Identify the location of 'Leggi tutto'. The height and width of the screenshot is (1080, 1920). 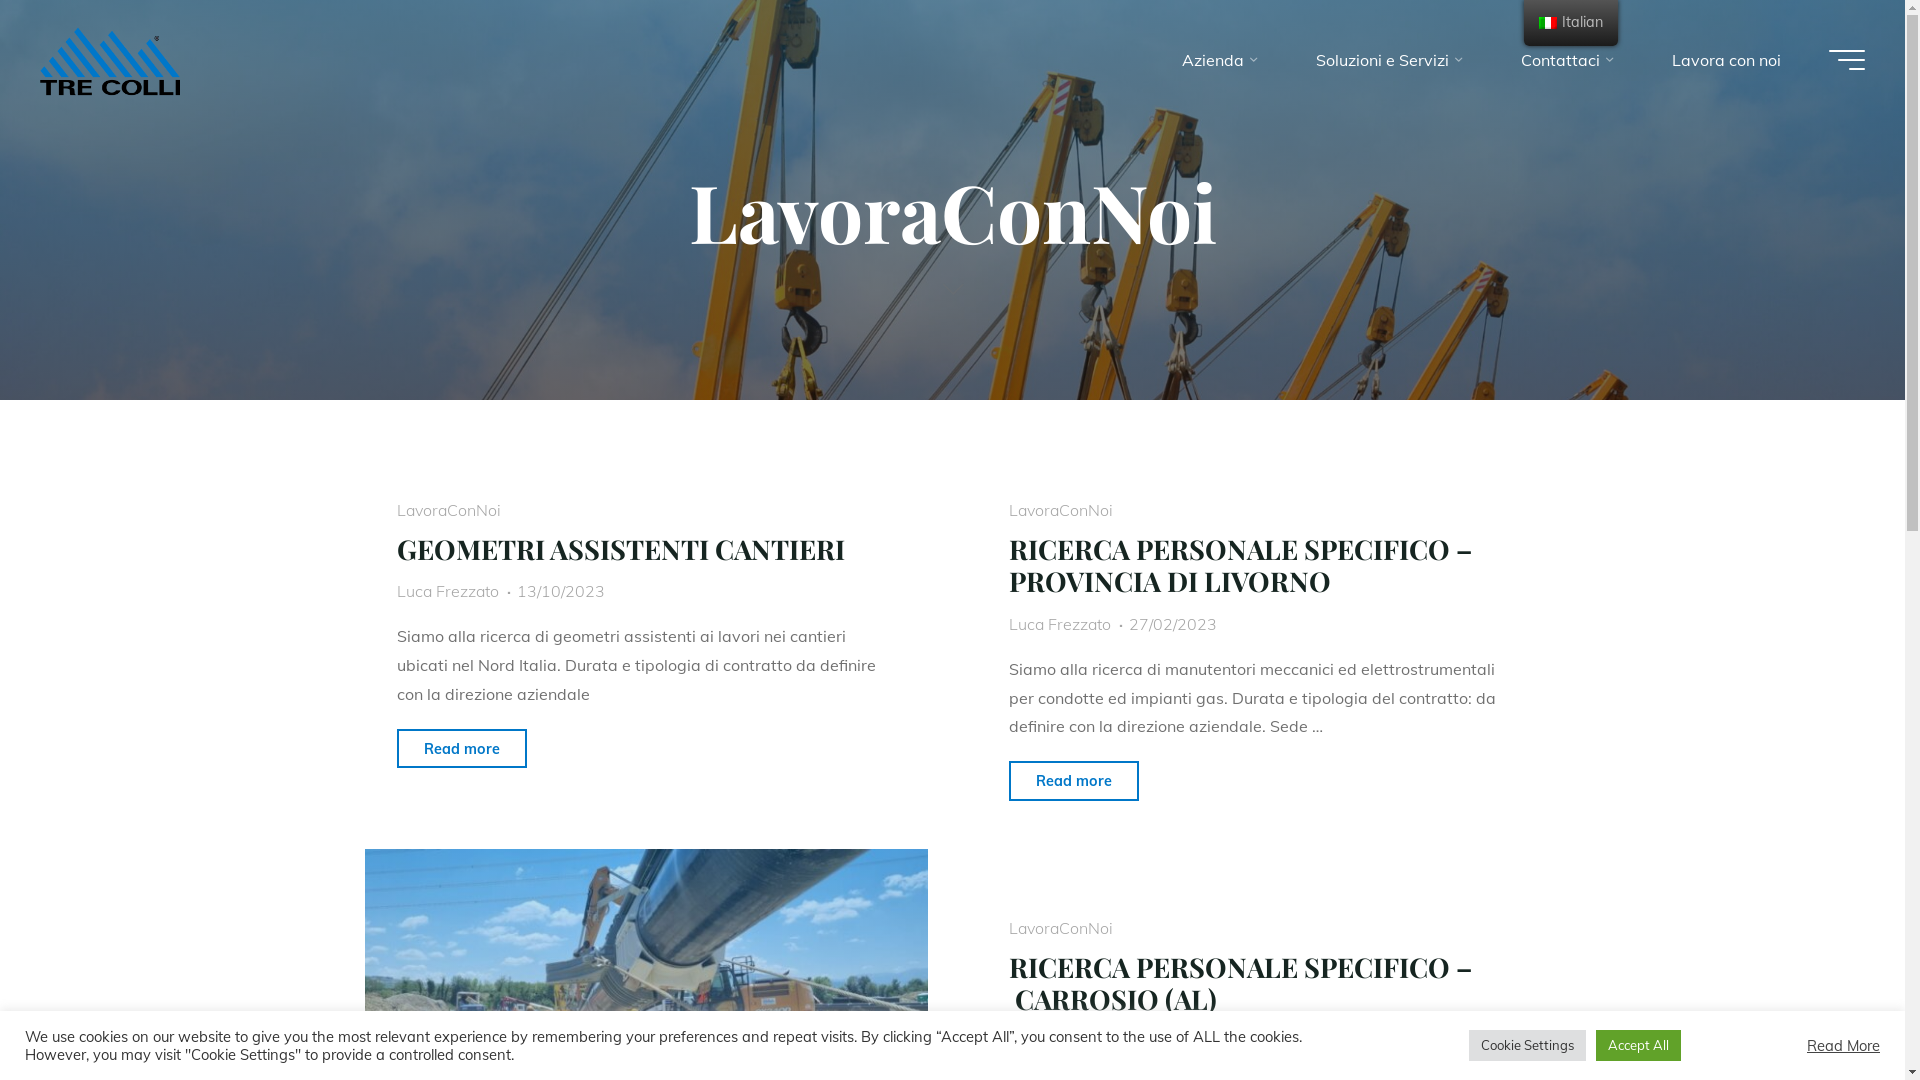
(939, 277).